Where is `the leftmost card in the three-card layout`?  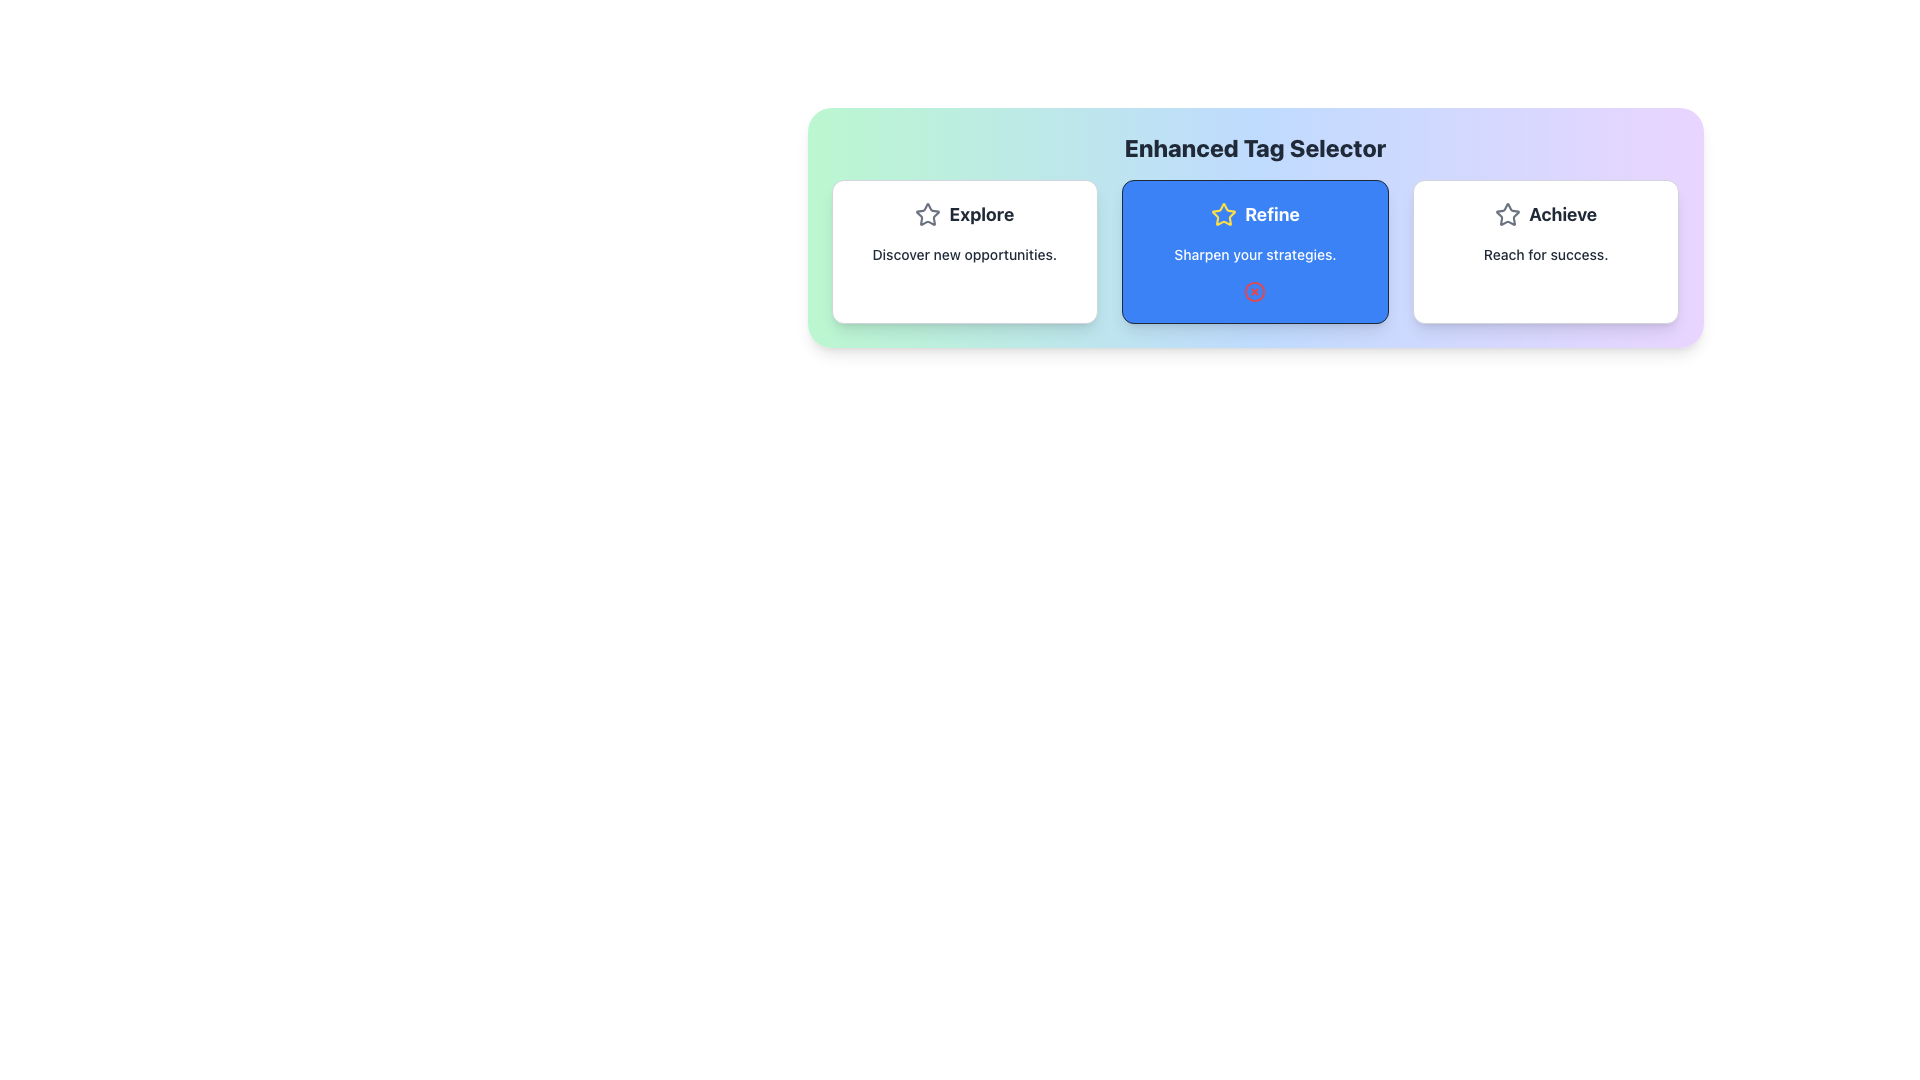 the leftmost card in the three-card layout is located at coordinates (964, 250).